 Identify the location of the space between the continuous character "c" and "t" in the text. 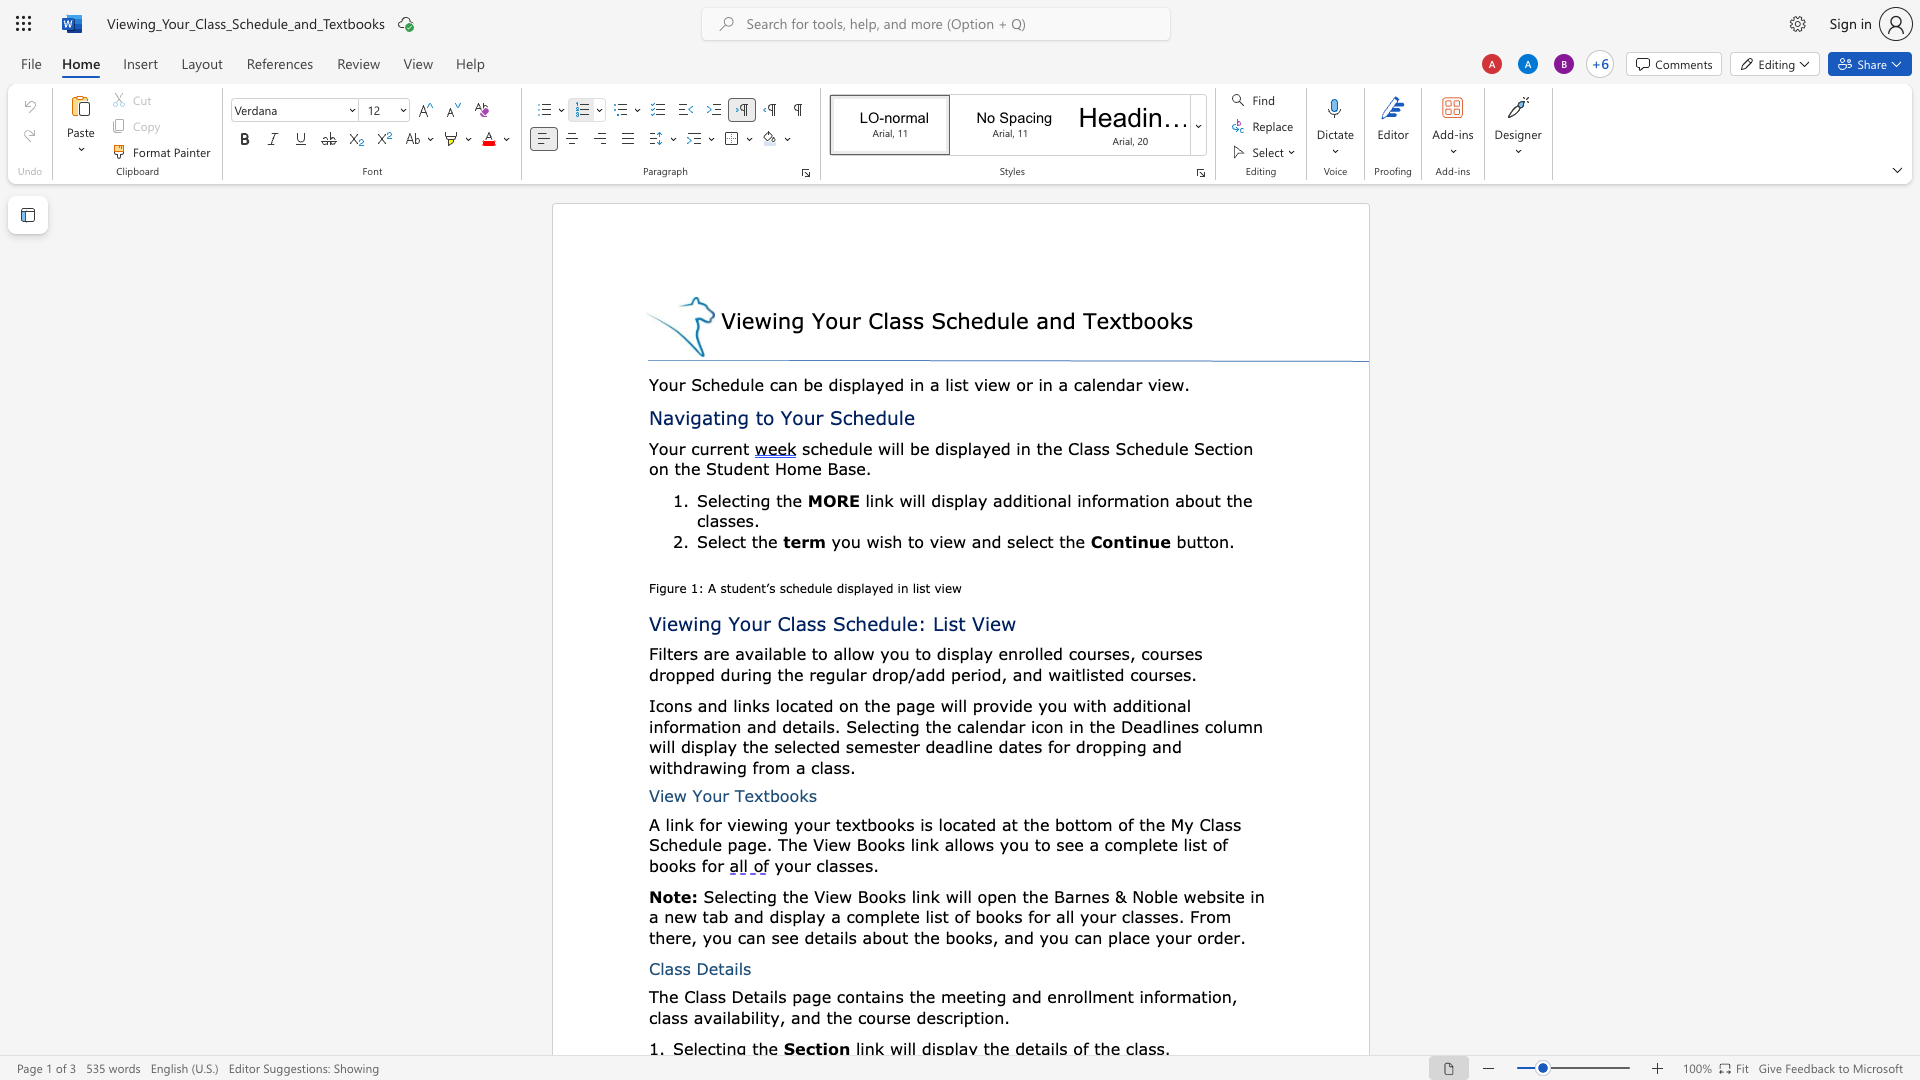
(738, 541).